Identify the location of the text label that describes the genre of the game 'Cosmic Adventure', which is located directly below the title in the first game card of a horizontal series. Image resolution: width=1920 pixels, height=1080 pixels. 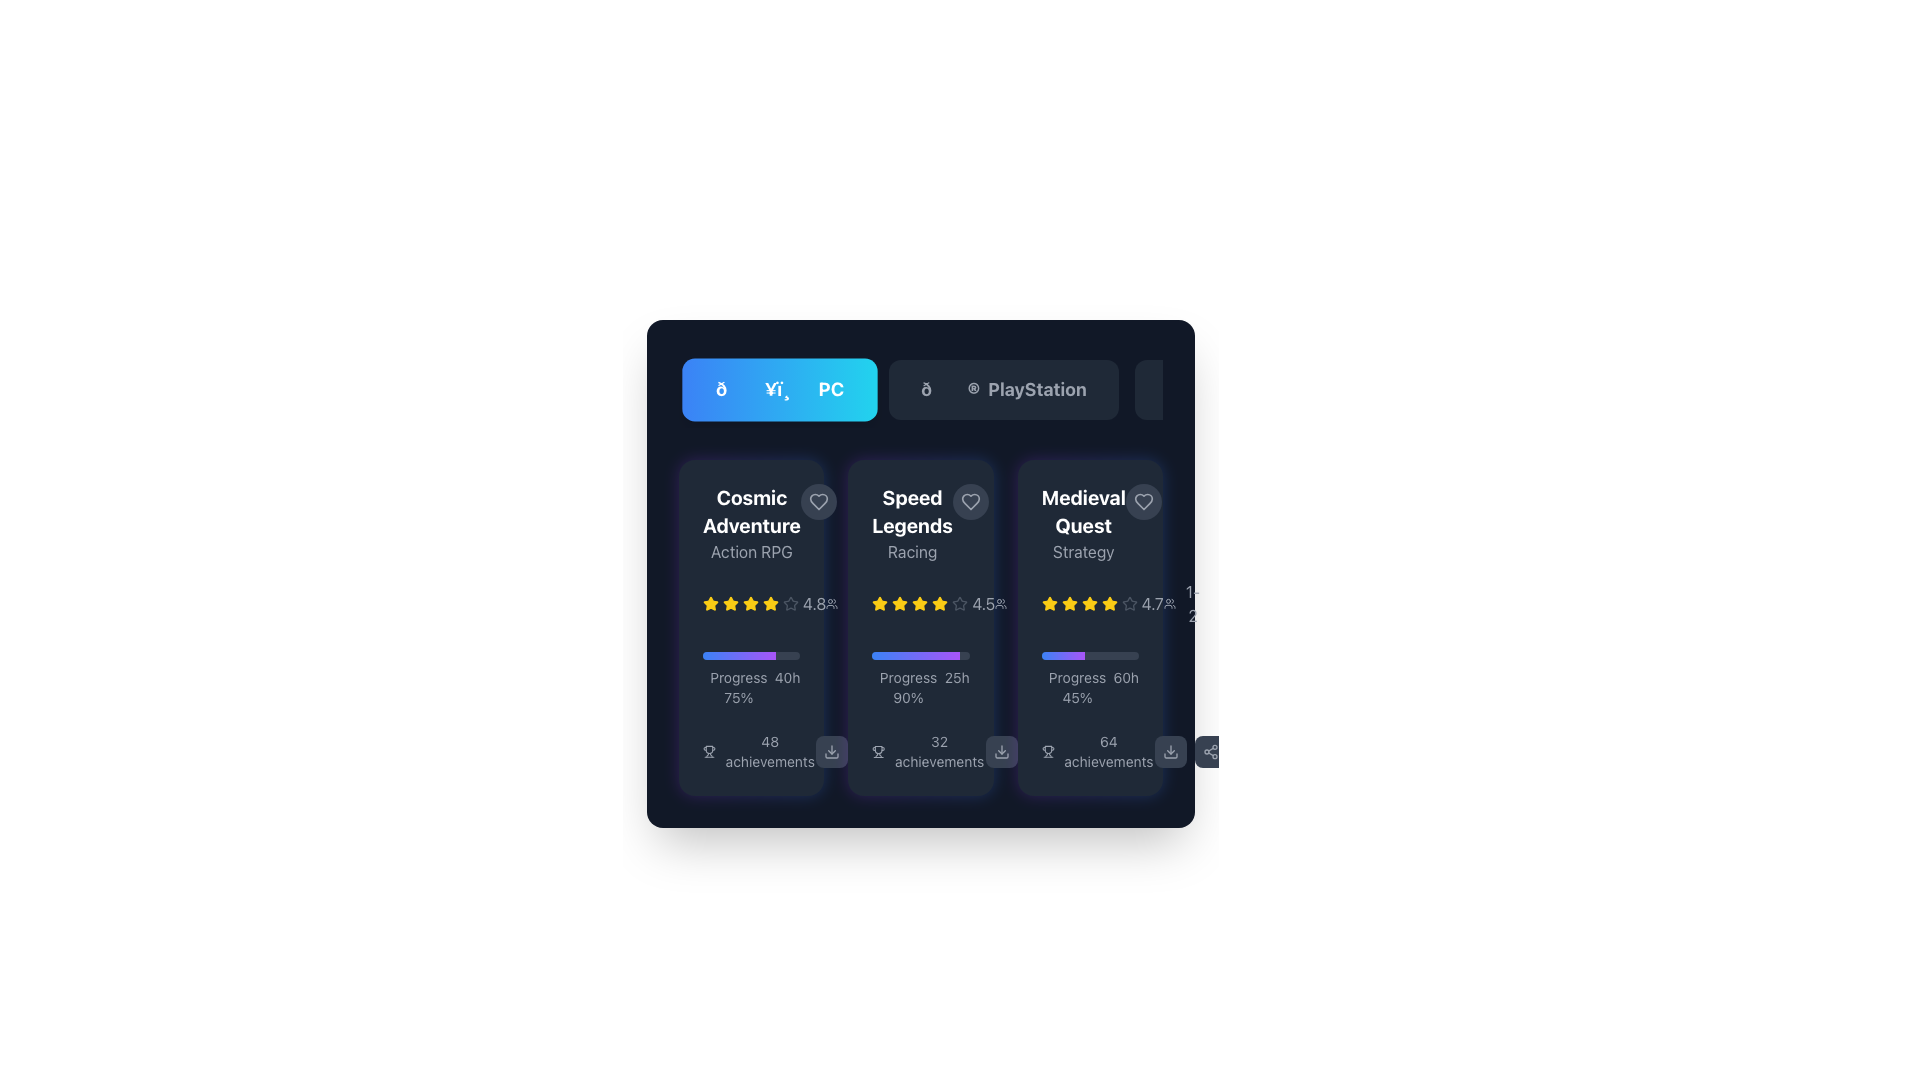
(750, 551).